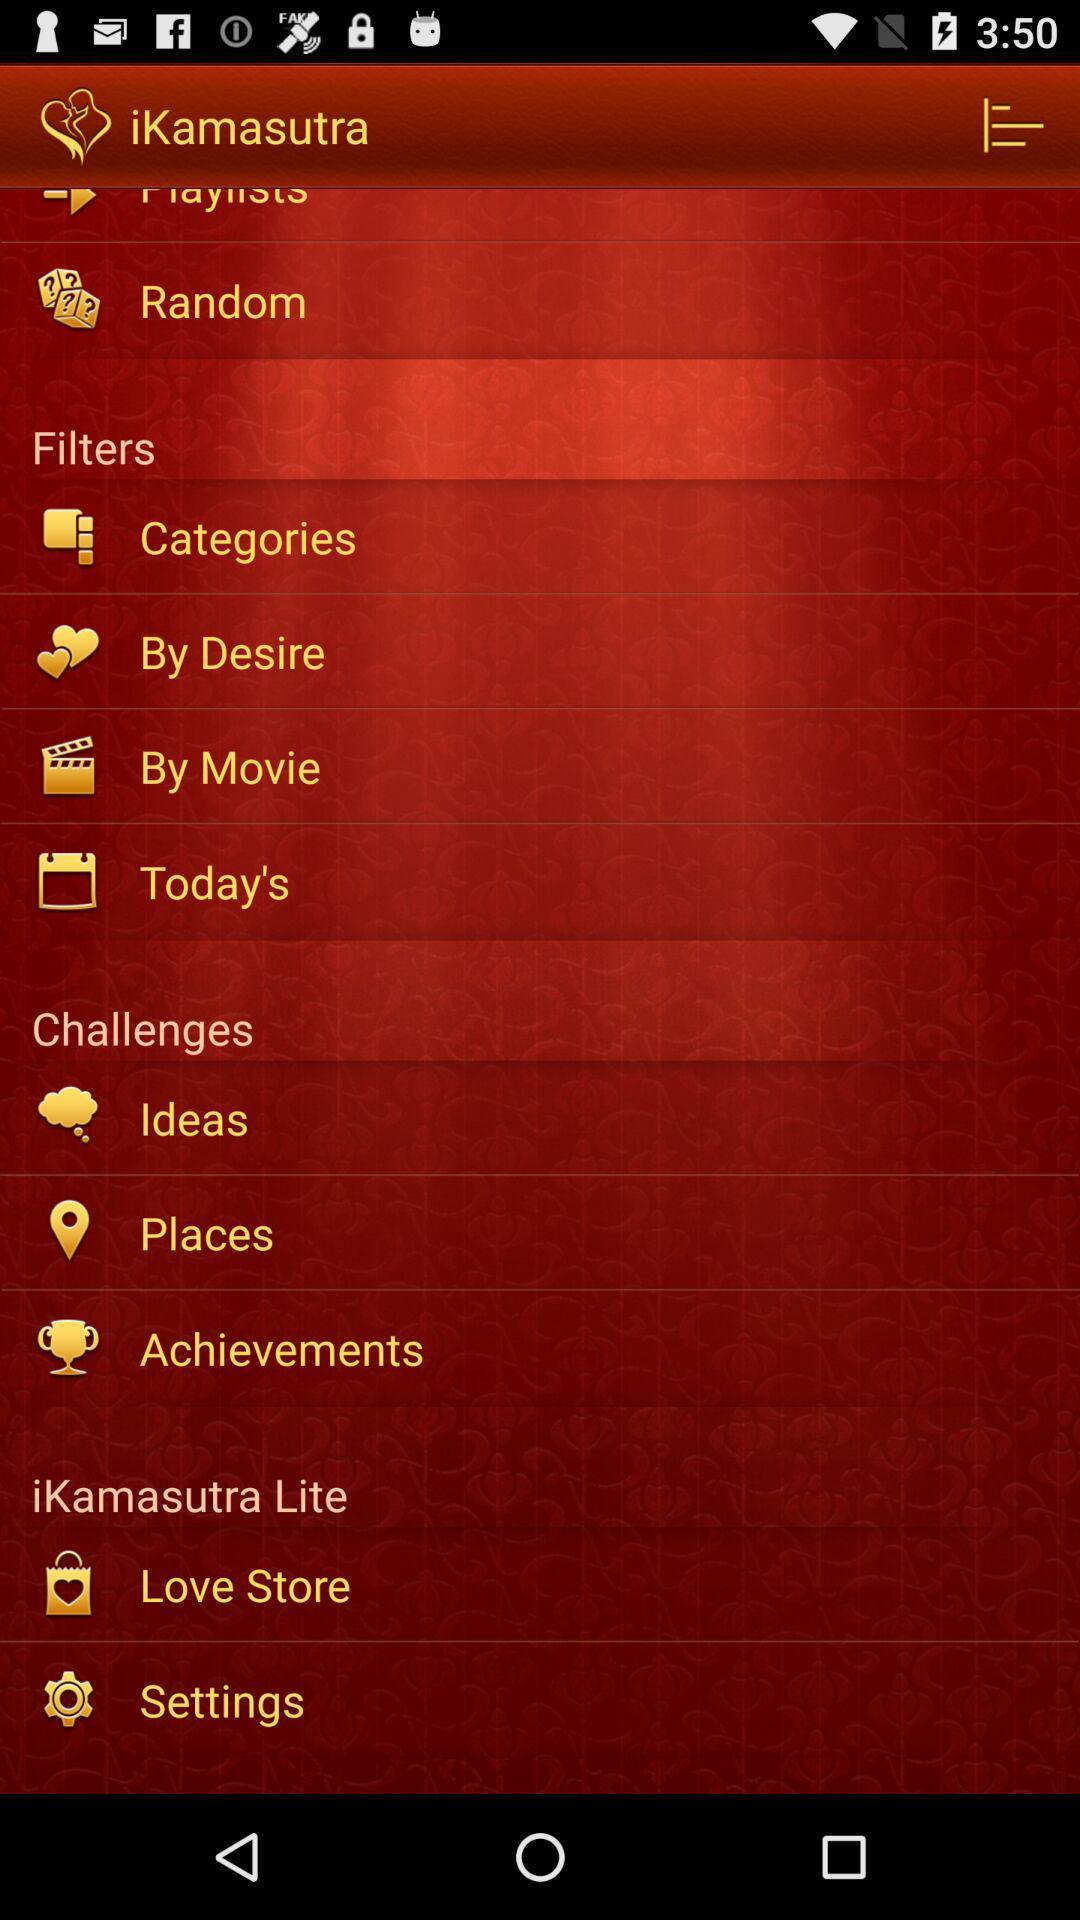 This screenshot has height=1920, width=1080. I want to click on the achievements item, so click(595, 1348).